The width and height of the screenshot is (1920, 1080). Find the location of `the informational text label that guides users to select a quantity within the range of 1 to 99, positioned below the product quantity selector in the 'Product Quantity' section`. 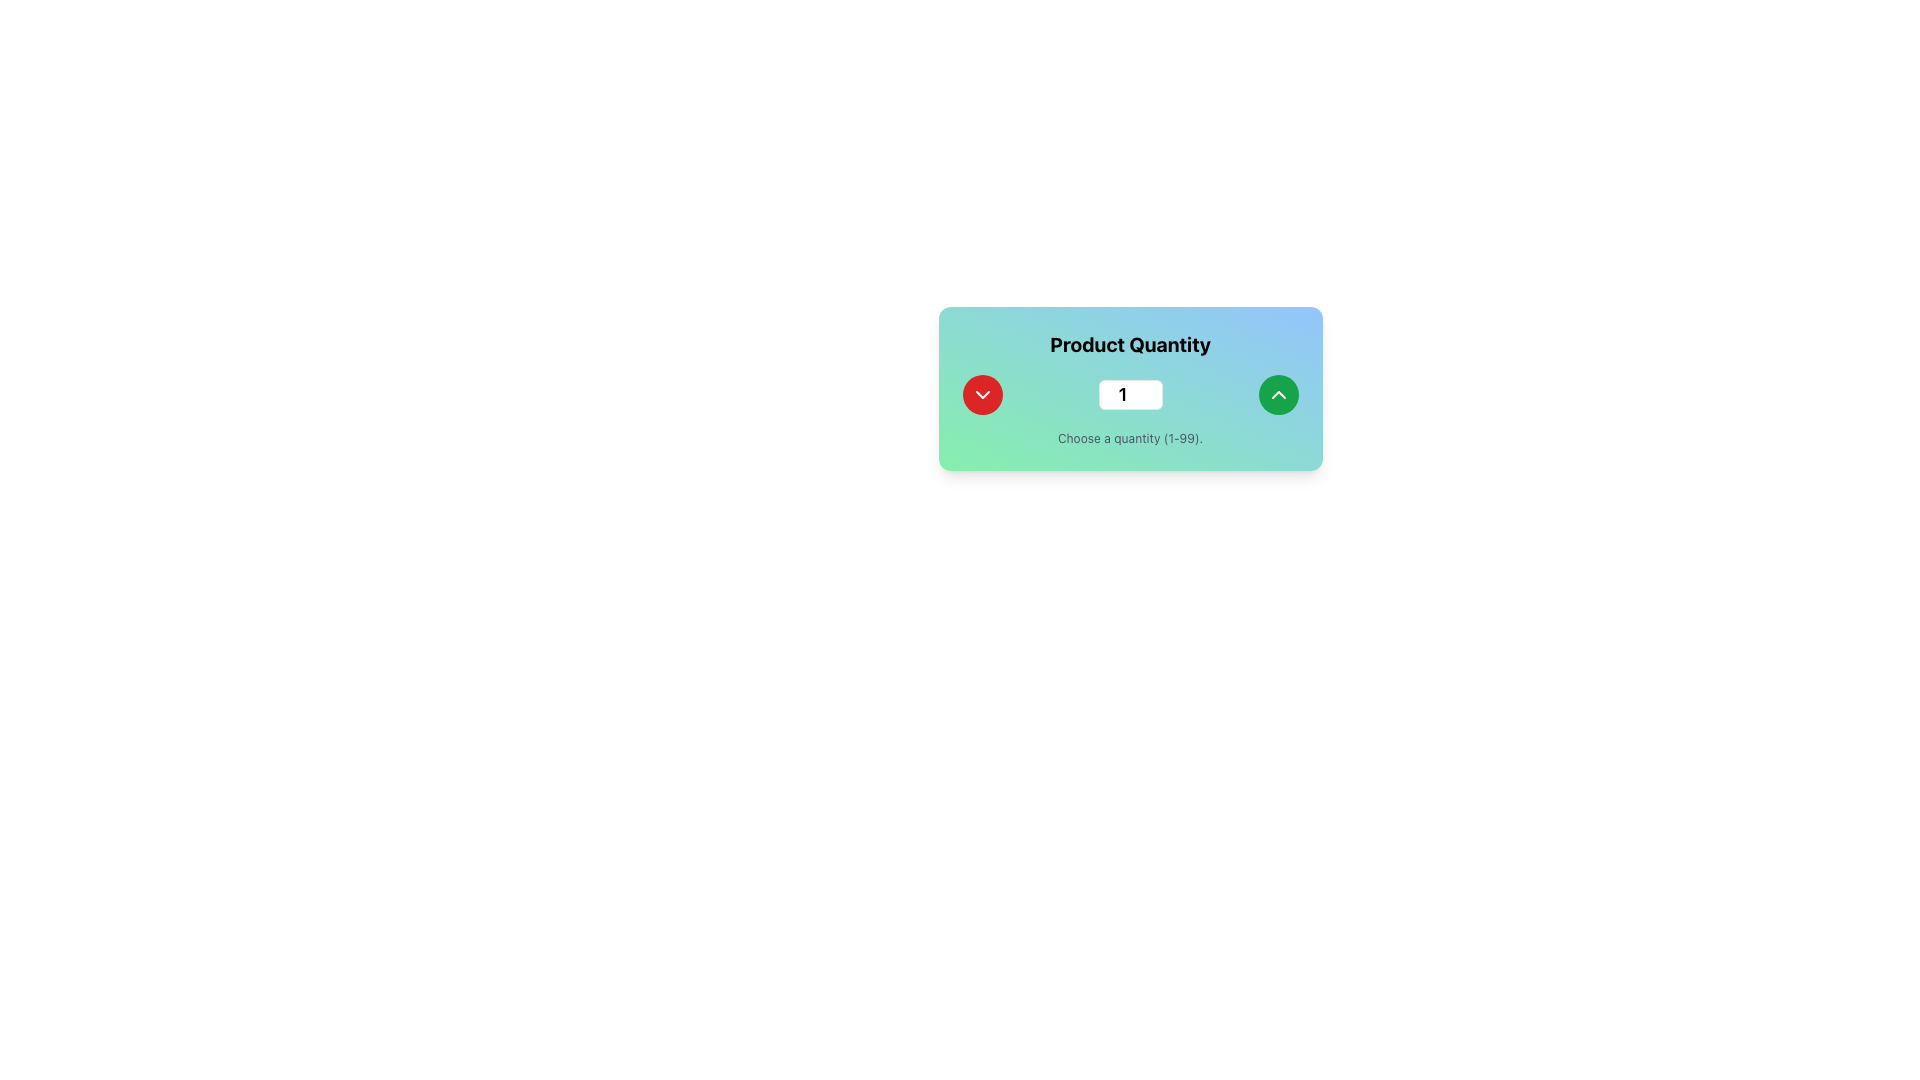

the informational text label that guides users to select a quantity within the range of 1 to 99, positioned below the product quantity selector in the 'Product Quantity' section is located at coordinates (1130, 438).